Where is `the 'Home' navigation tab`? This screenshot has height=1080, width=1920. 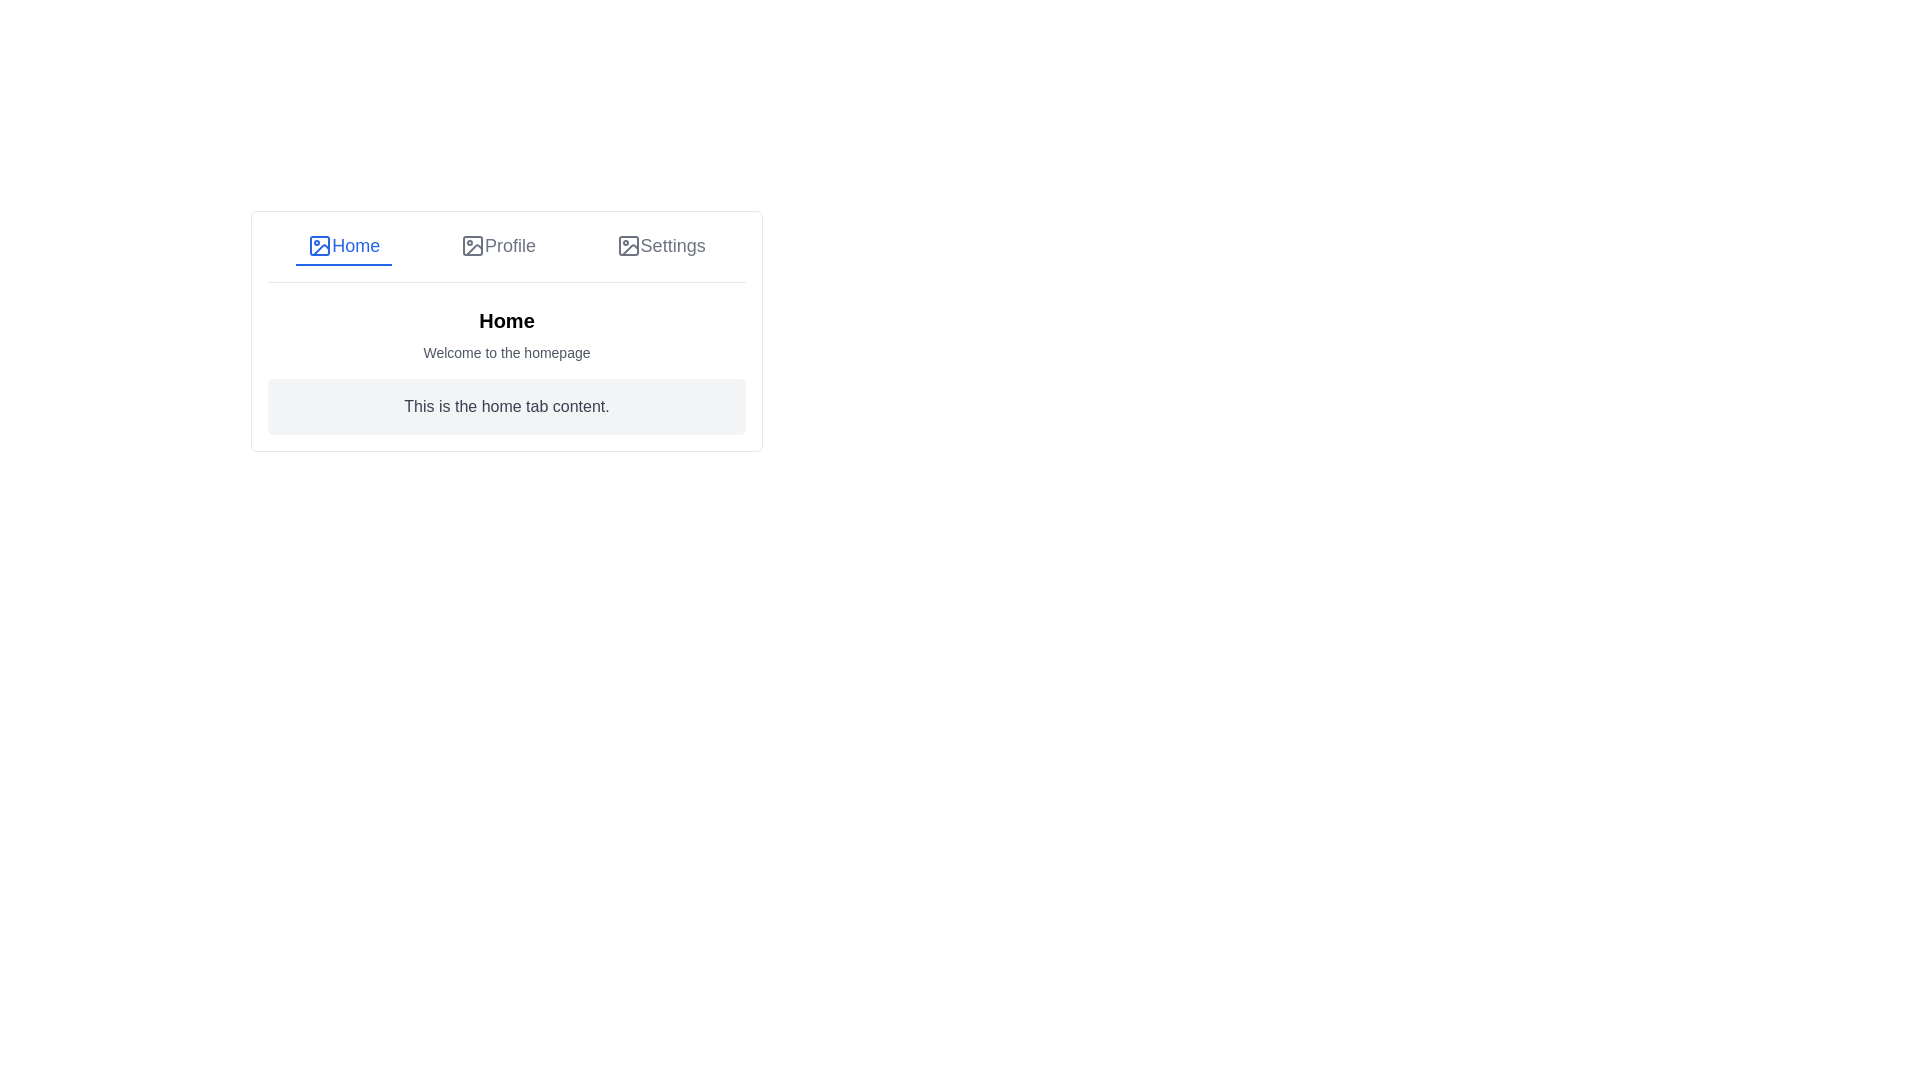 the 'Home' navigation tab is located at coordinates (344, 245).